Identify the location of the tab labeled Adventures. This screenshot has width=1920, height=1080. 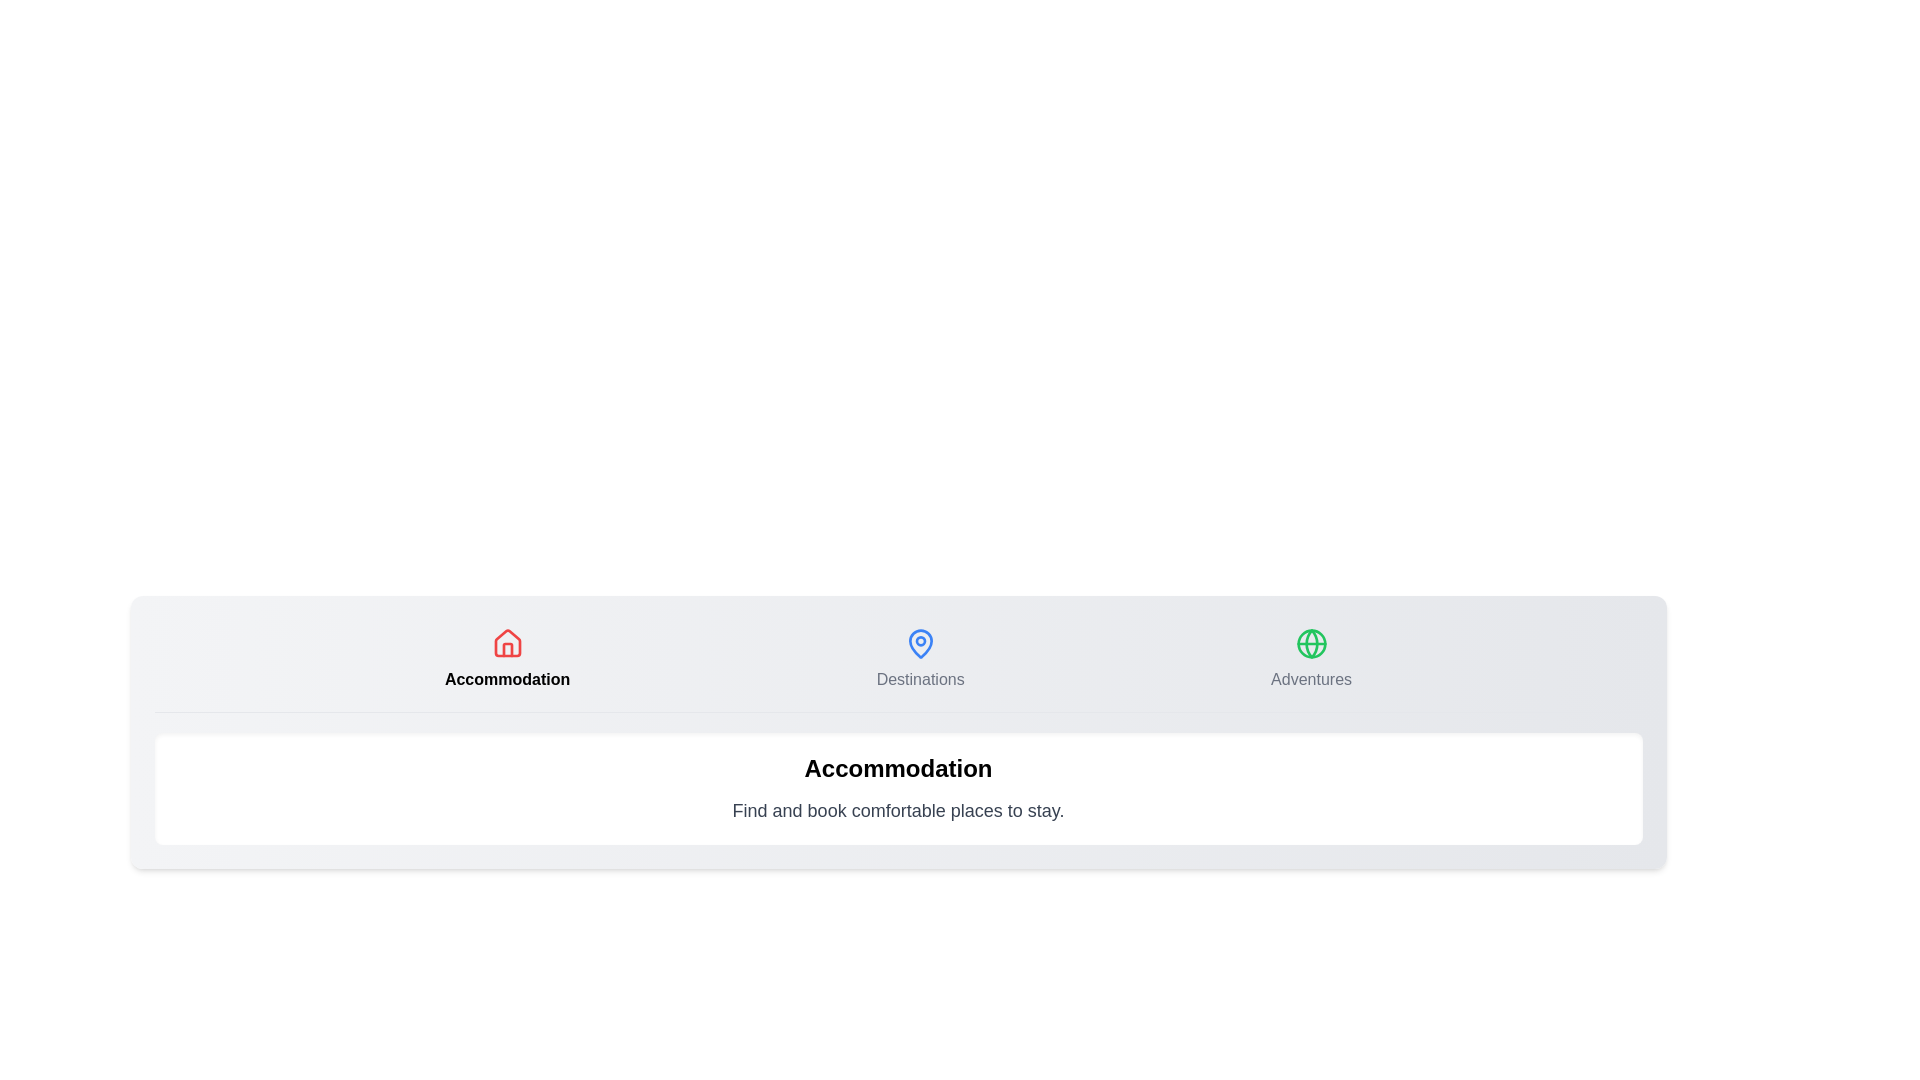
(1311, 659).